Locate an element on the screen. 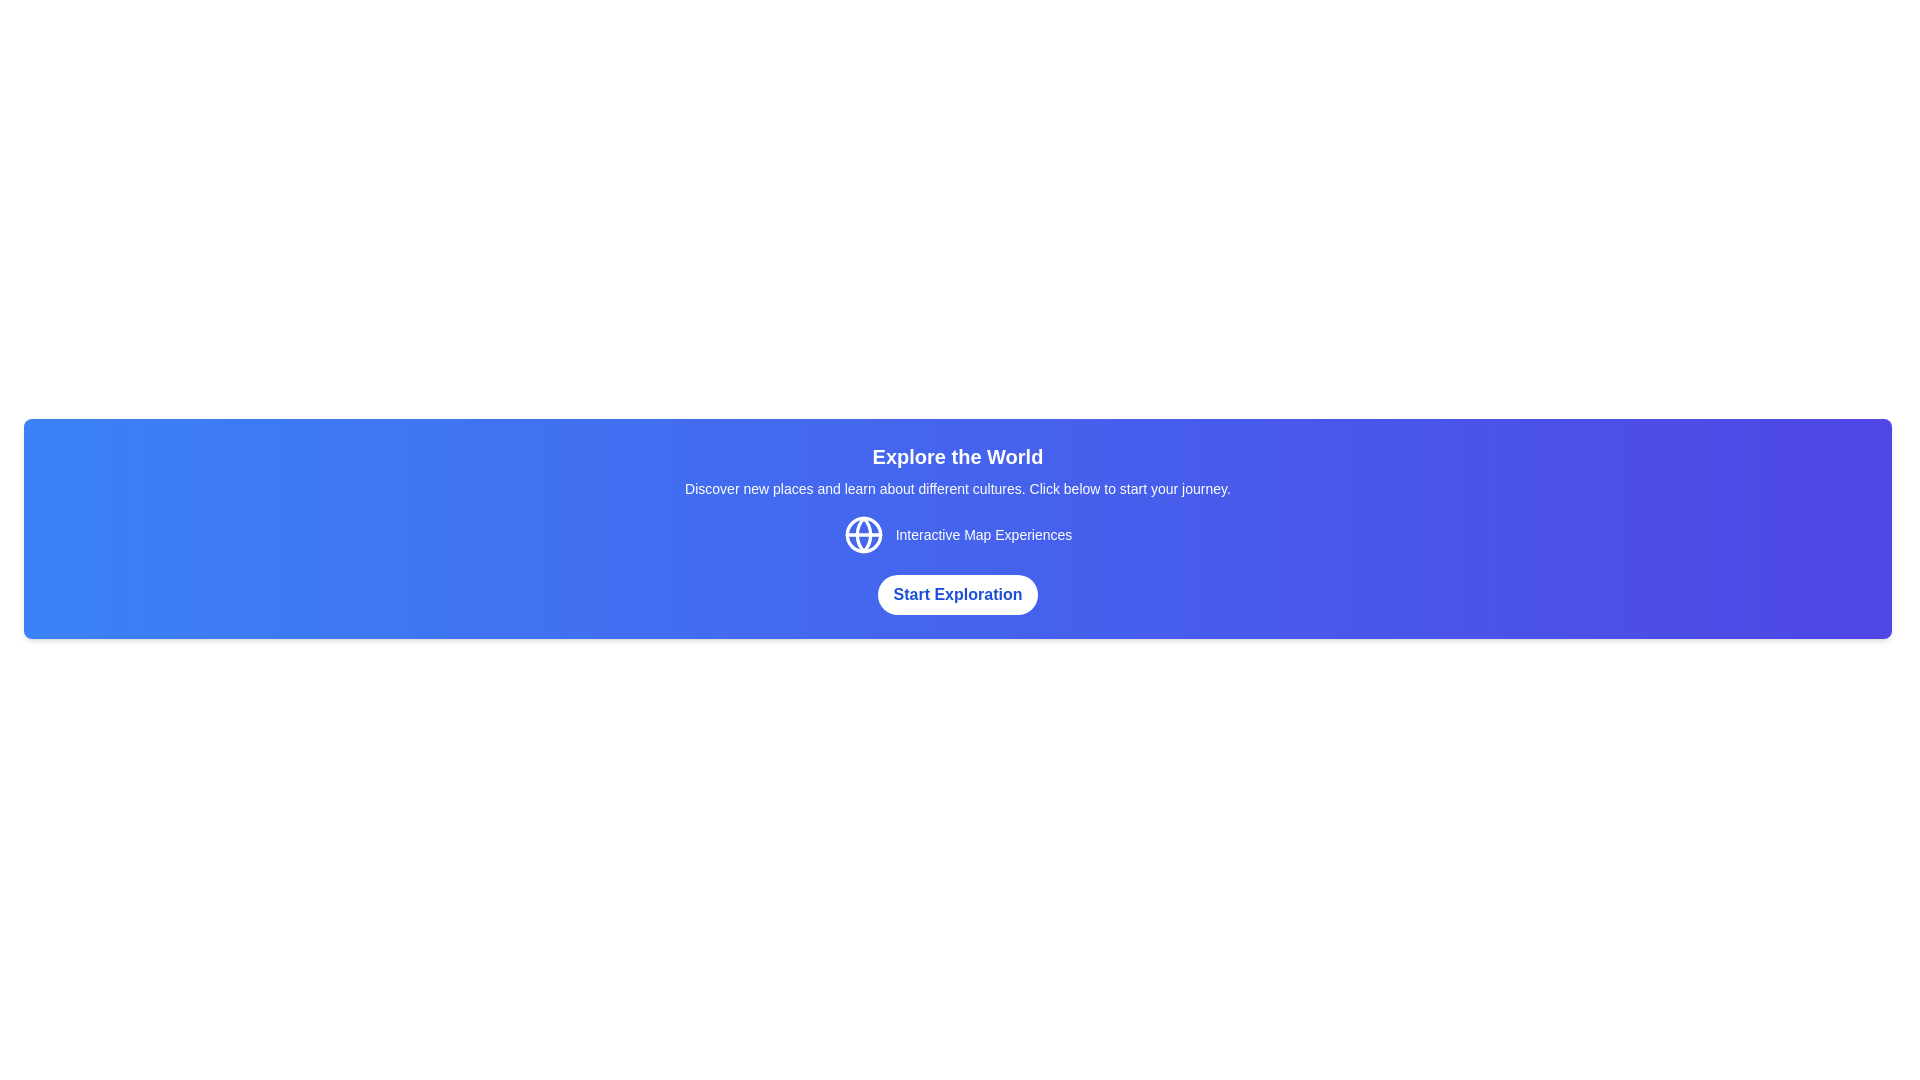  the Label with Icon that highlights 'Interactive Map Experiences', positioned below the heading and above the 'Start Exploration' button is located at coordinates (957, 534).